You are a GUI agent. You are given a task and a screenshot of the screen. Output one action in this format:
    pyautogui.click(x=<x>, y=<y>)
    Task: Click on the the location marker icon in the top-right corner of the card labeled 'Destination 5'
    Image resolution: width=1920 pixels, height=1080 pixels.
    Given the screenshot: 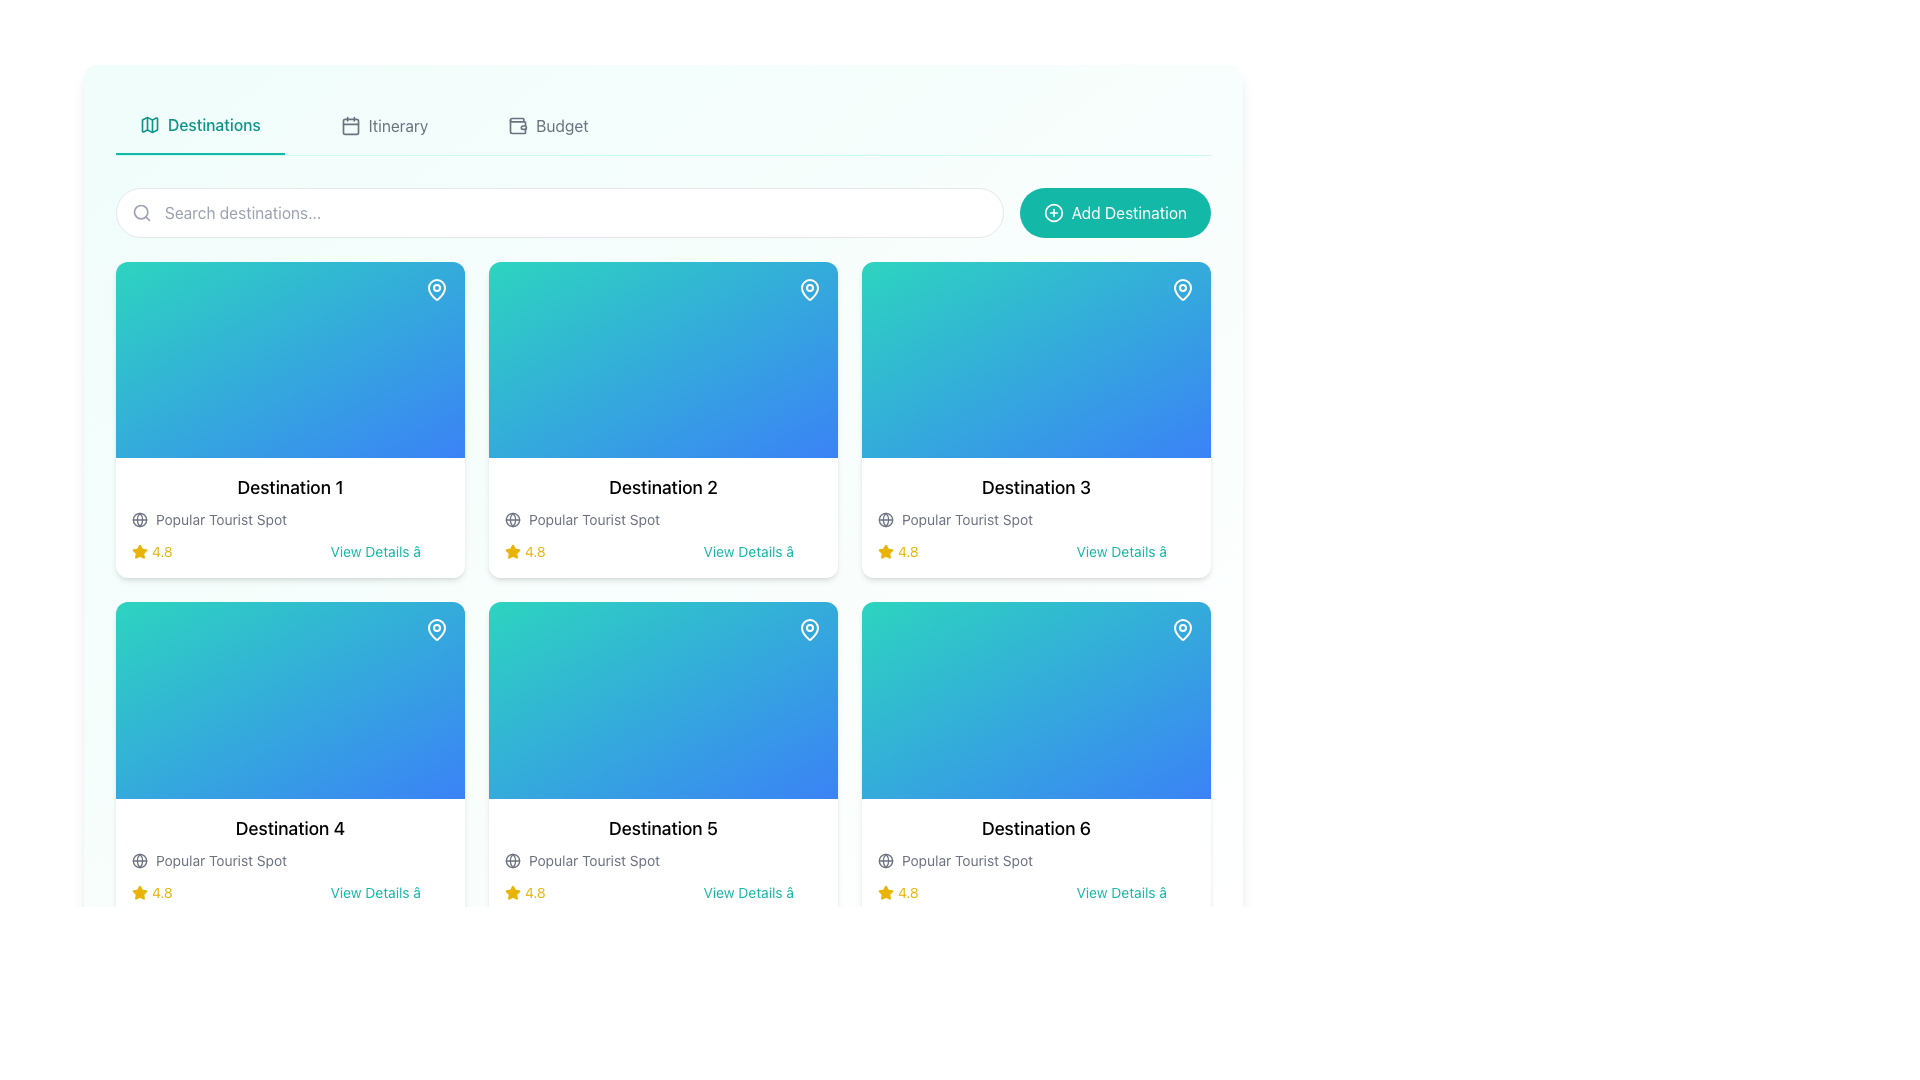 What is the action you would take?
    pyautogui.click(x=810, y=628)
    